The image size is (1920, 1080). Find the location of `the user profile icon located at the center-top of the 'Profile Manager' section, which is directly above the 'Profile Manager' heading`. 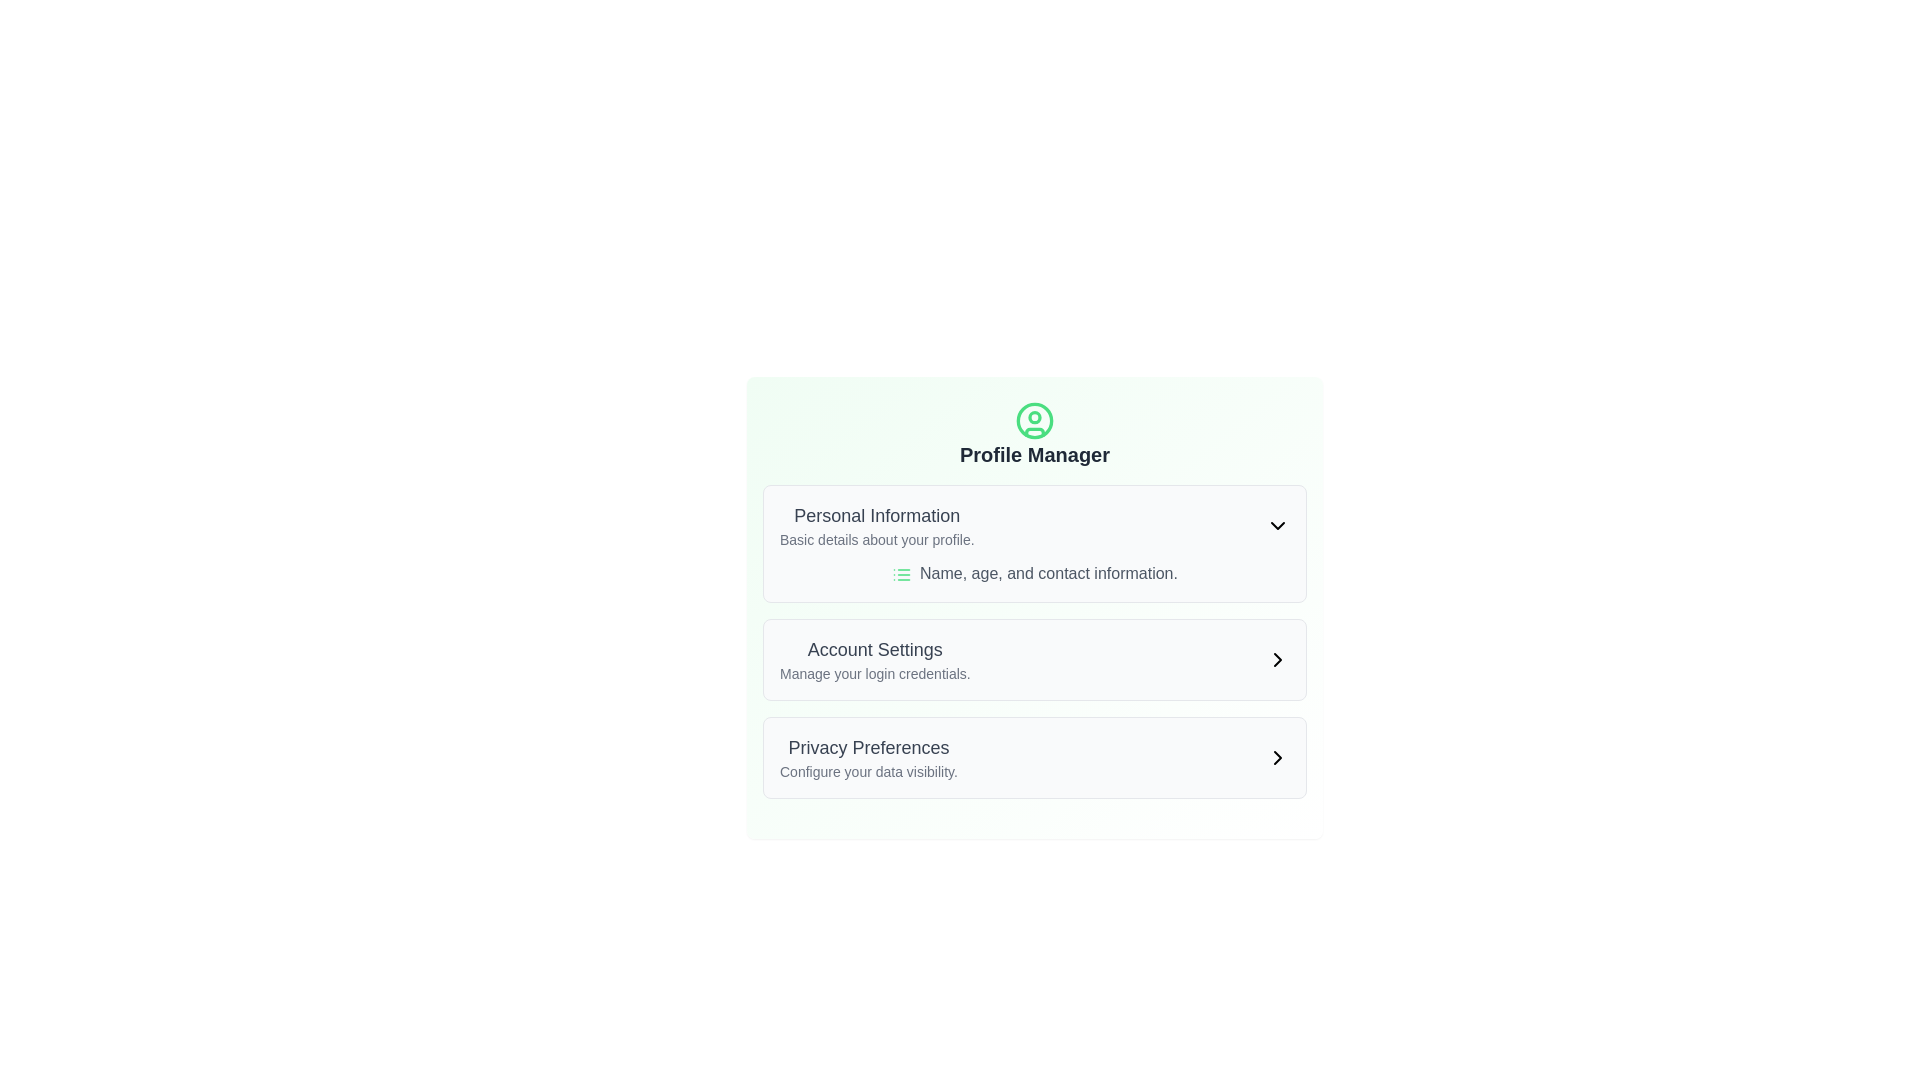

the user profile icon located at the center-top of the 'Profile Manager' section, which is directly above the 'Profile Manager' heading is located at coordinates (1035, 419).